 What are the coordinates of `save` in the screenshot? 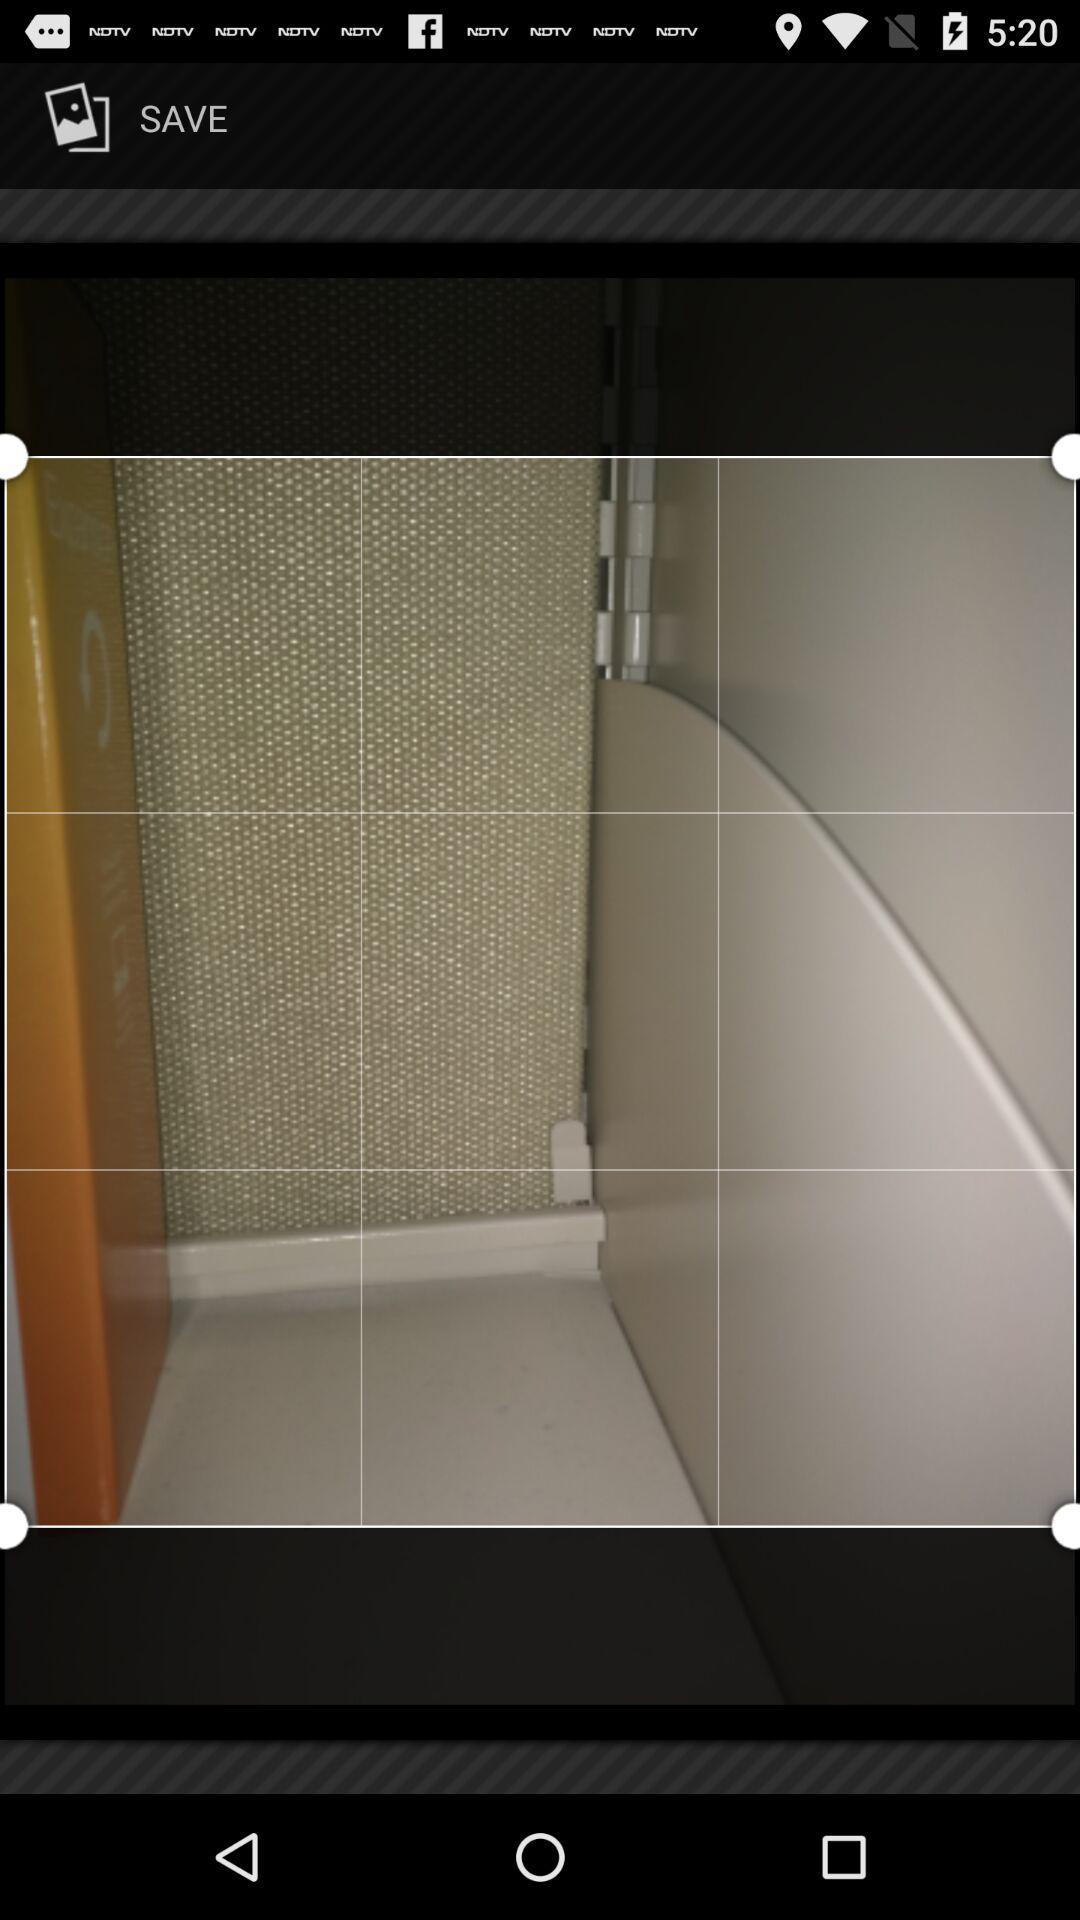 It's located at (132, 124).